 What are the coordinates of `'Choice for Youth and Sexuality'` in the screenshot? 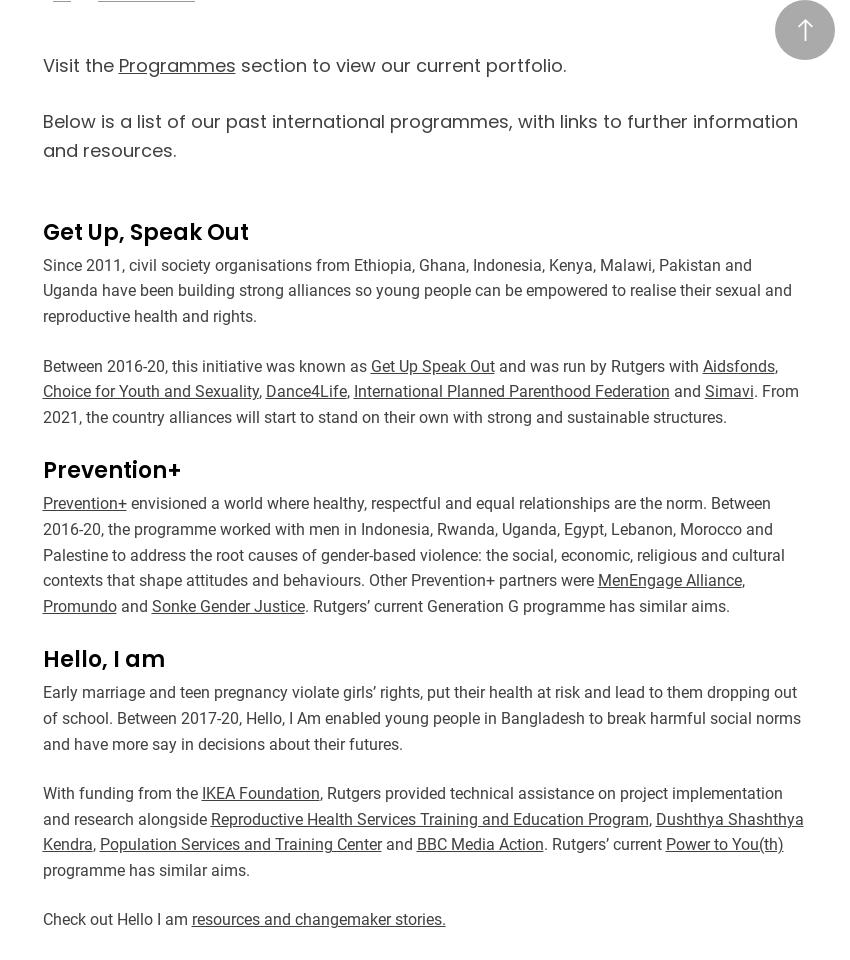 It's located at (150, 390).